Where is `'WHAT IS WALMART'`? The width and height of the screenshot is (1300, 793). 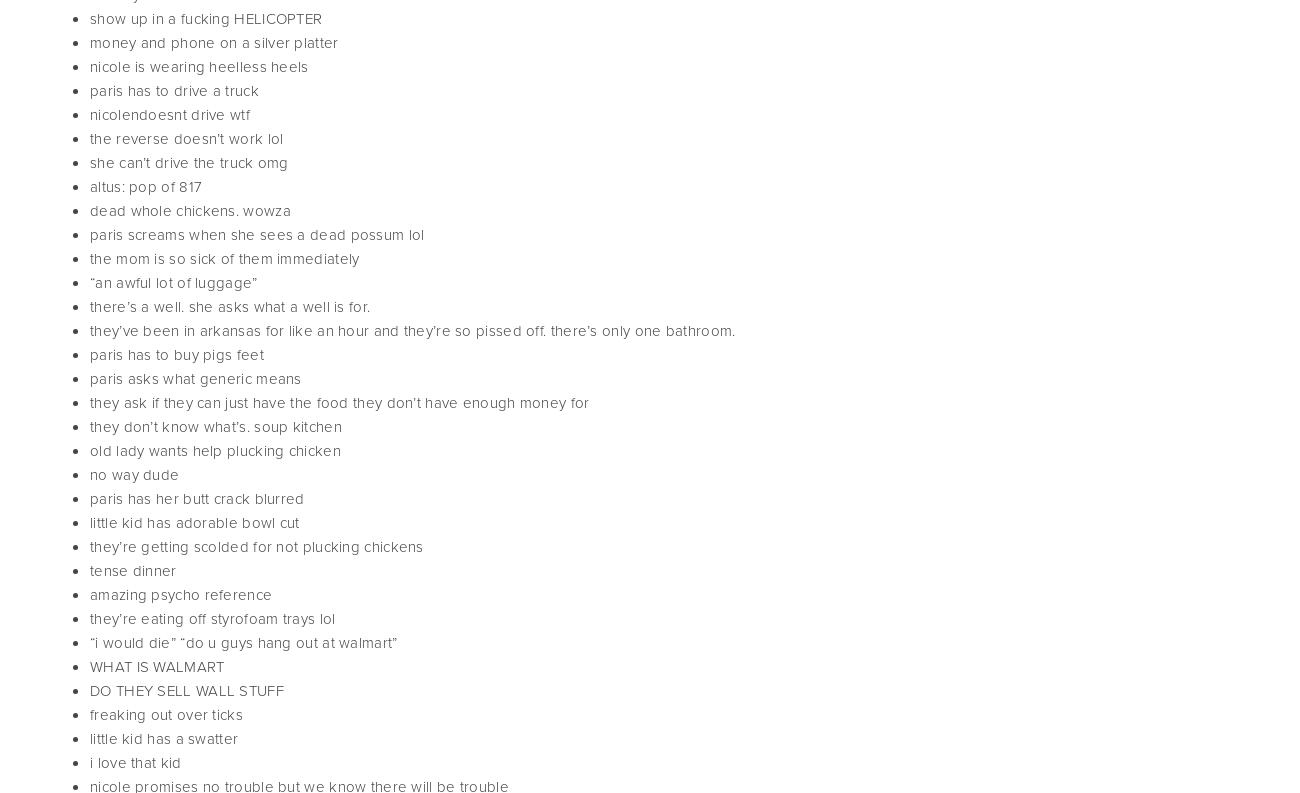 'WHAT IS WALMART' is located at coordinates (89, 666).